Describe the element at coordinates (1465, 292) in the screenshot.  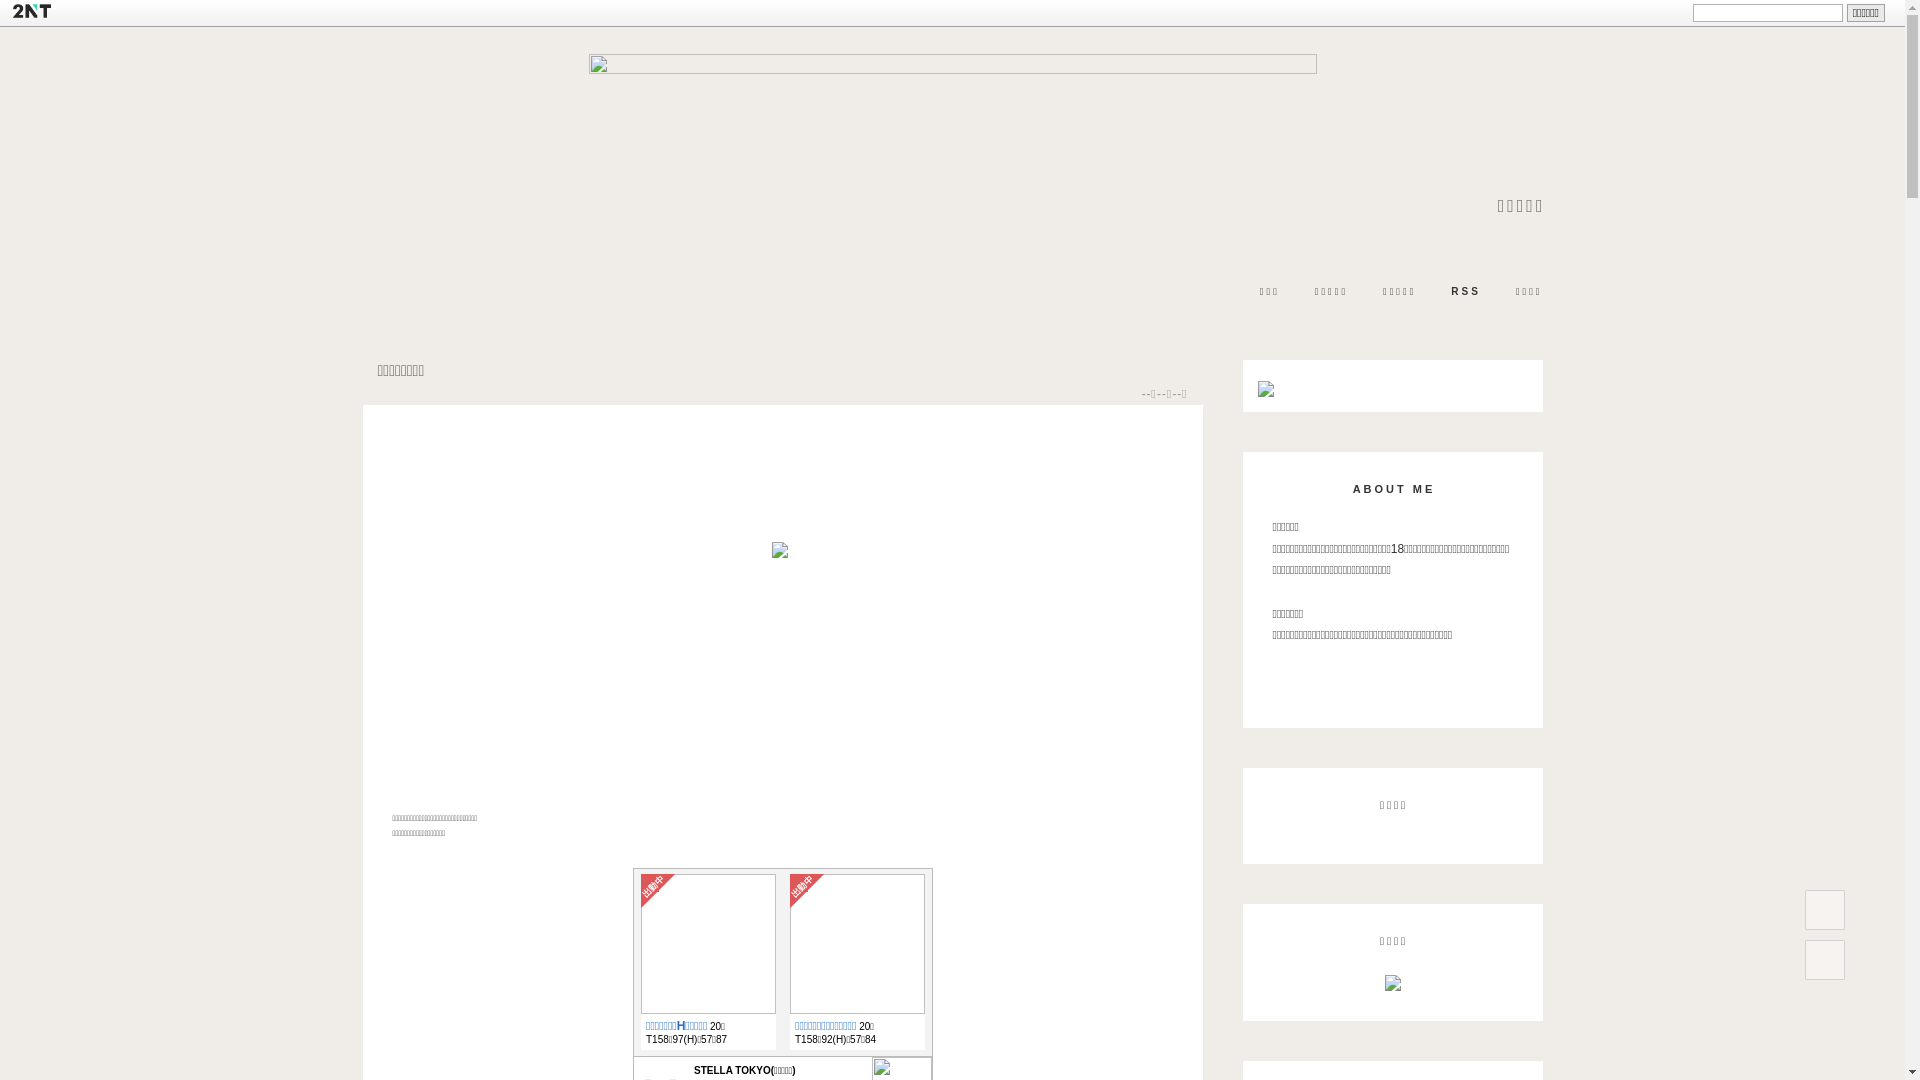
I see `'RSS'` at that location.